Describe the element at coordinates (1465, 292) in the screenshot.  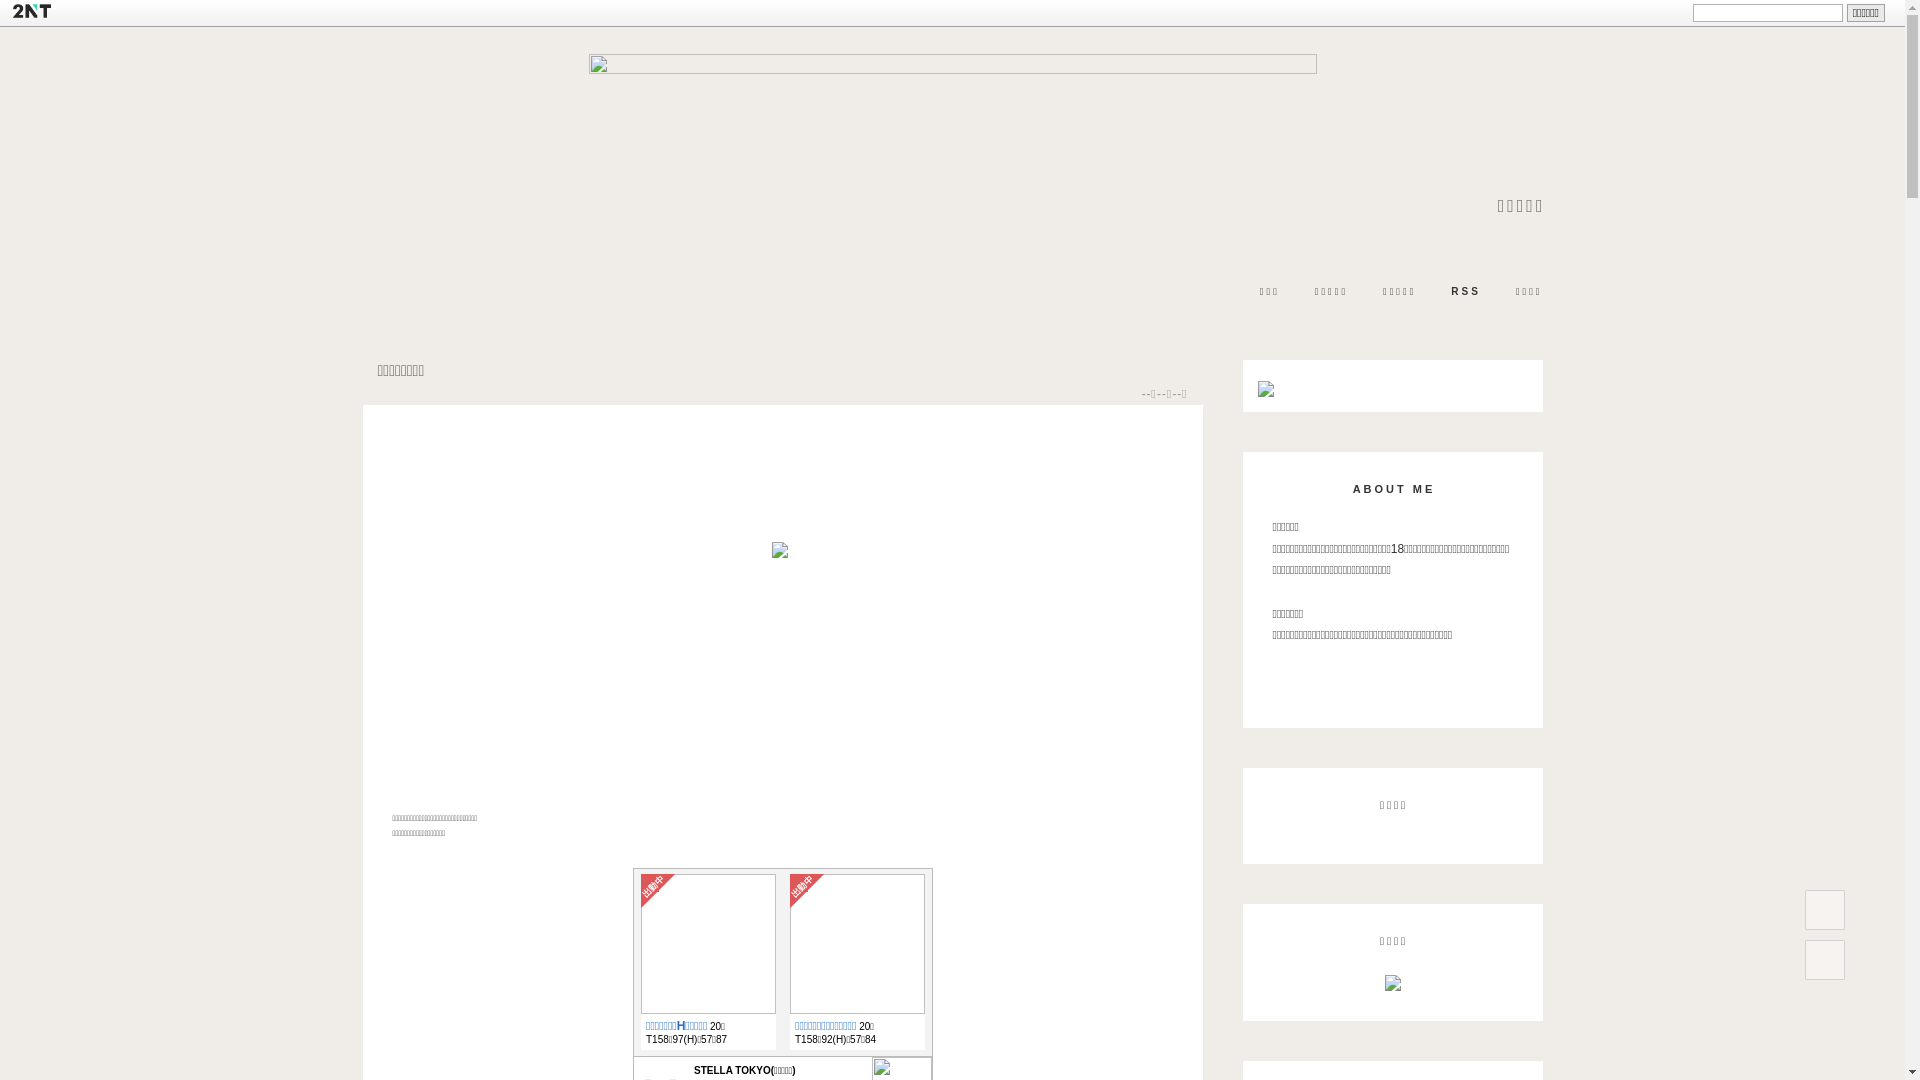
I see `'RSS'` at that location.